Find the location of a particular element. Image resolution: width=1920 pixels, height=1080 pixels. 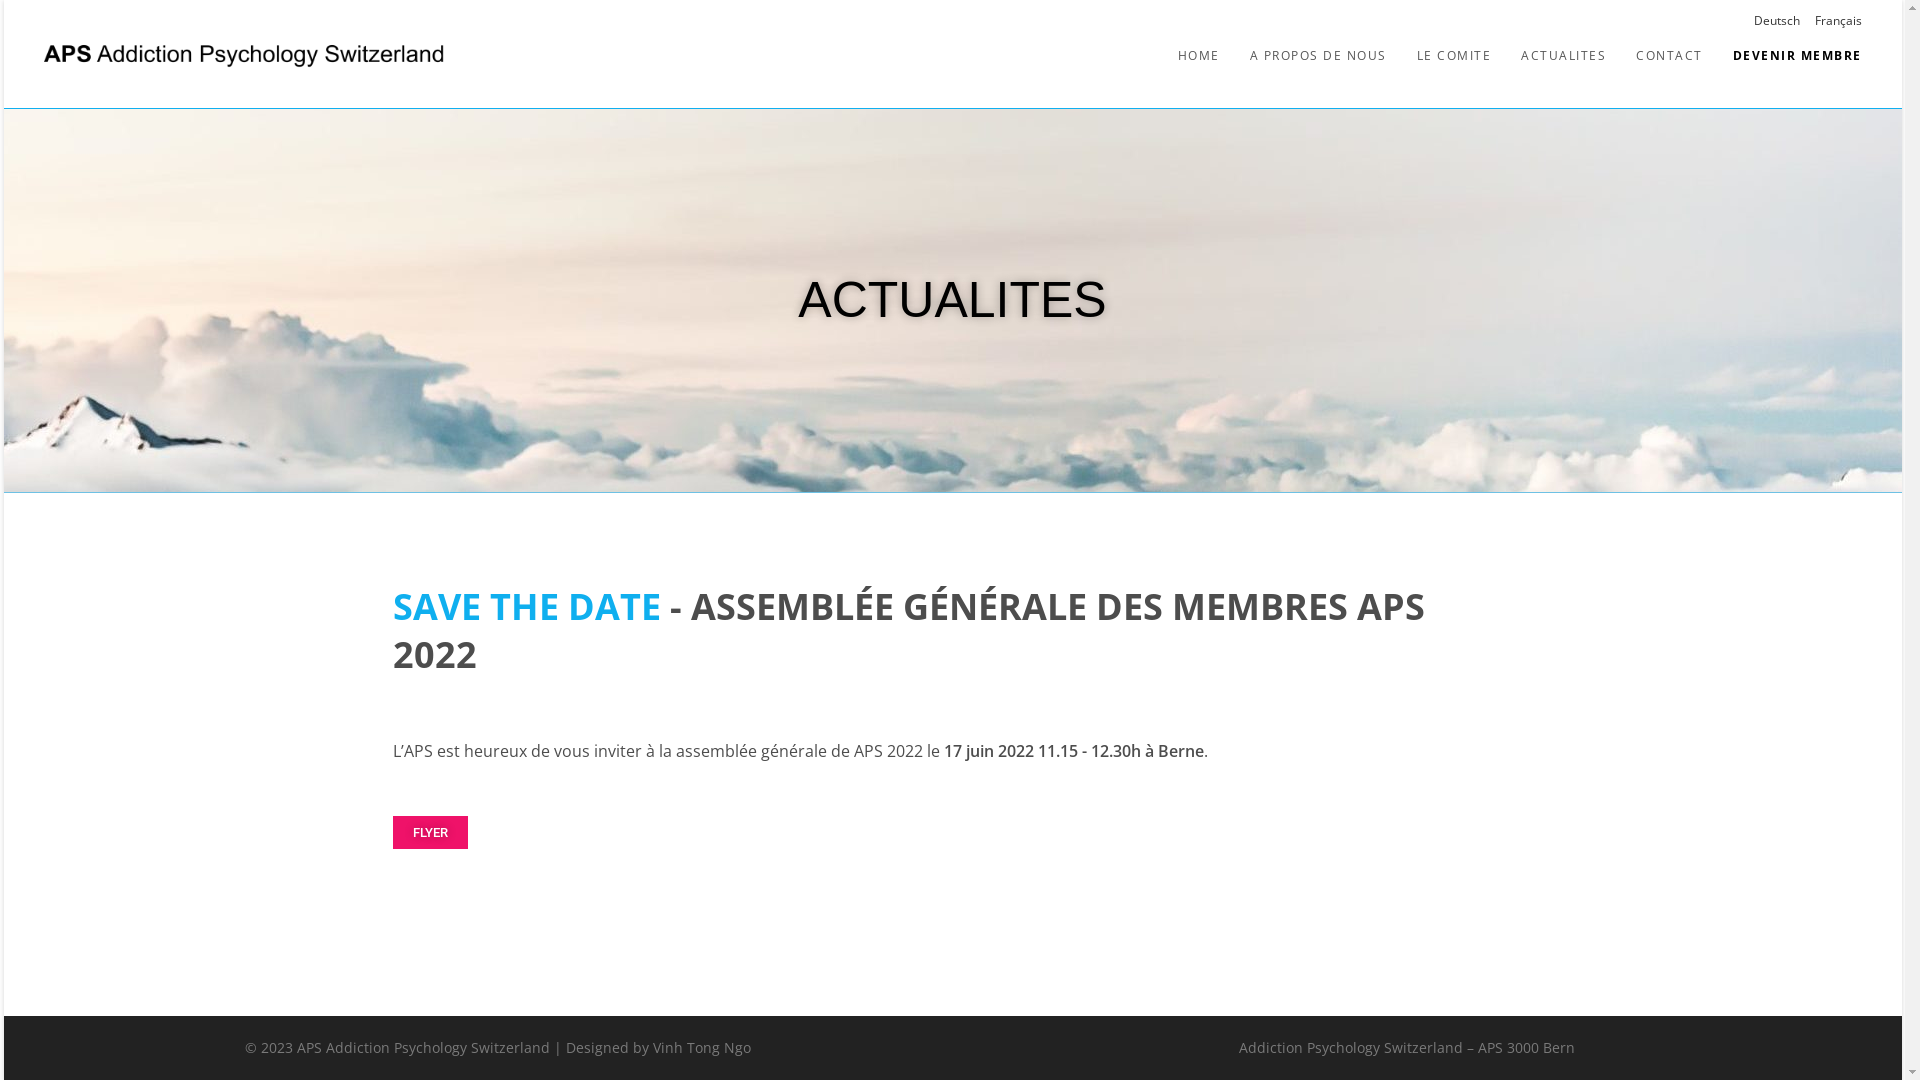

'FLYER' is located at coordinates (428, 832).